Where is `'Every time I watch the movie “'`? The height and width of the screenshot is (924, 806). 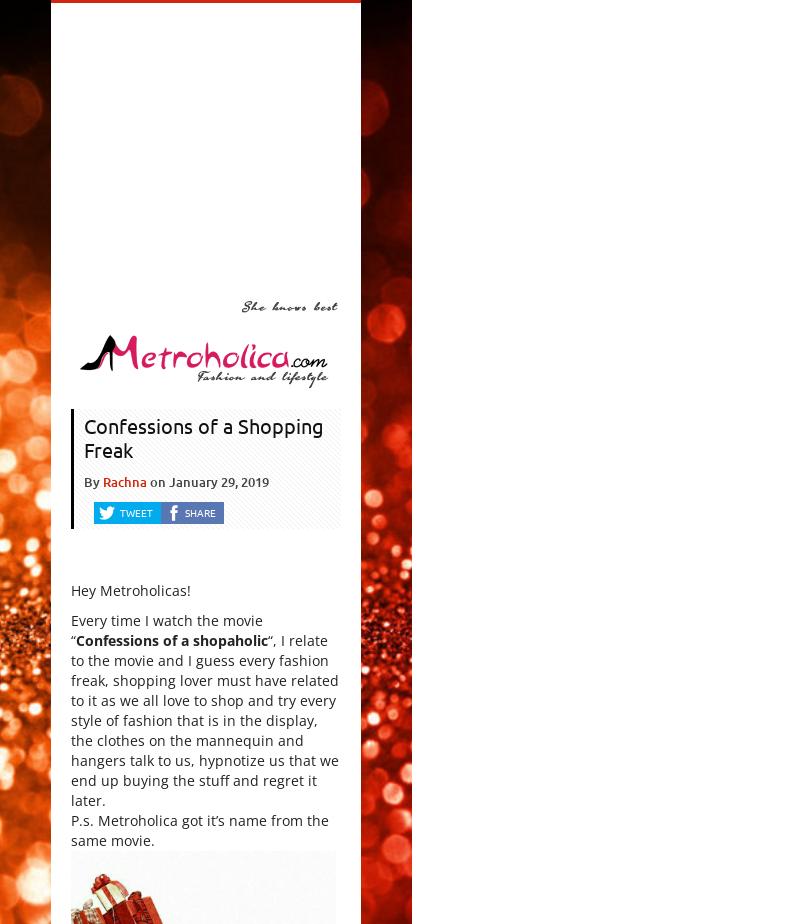
'Every time I watch the movie “' is located at coordinates (70, 630).